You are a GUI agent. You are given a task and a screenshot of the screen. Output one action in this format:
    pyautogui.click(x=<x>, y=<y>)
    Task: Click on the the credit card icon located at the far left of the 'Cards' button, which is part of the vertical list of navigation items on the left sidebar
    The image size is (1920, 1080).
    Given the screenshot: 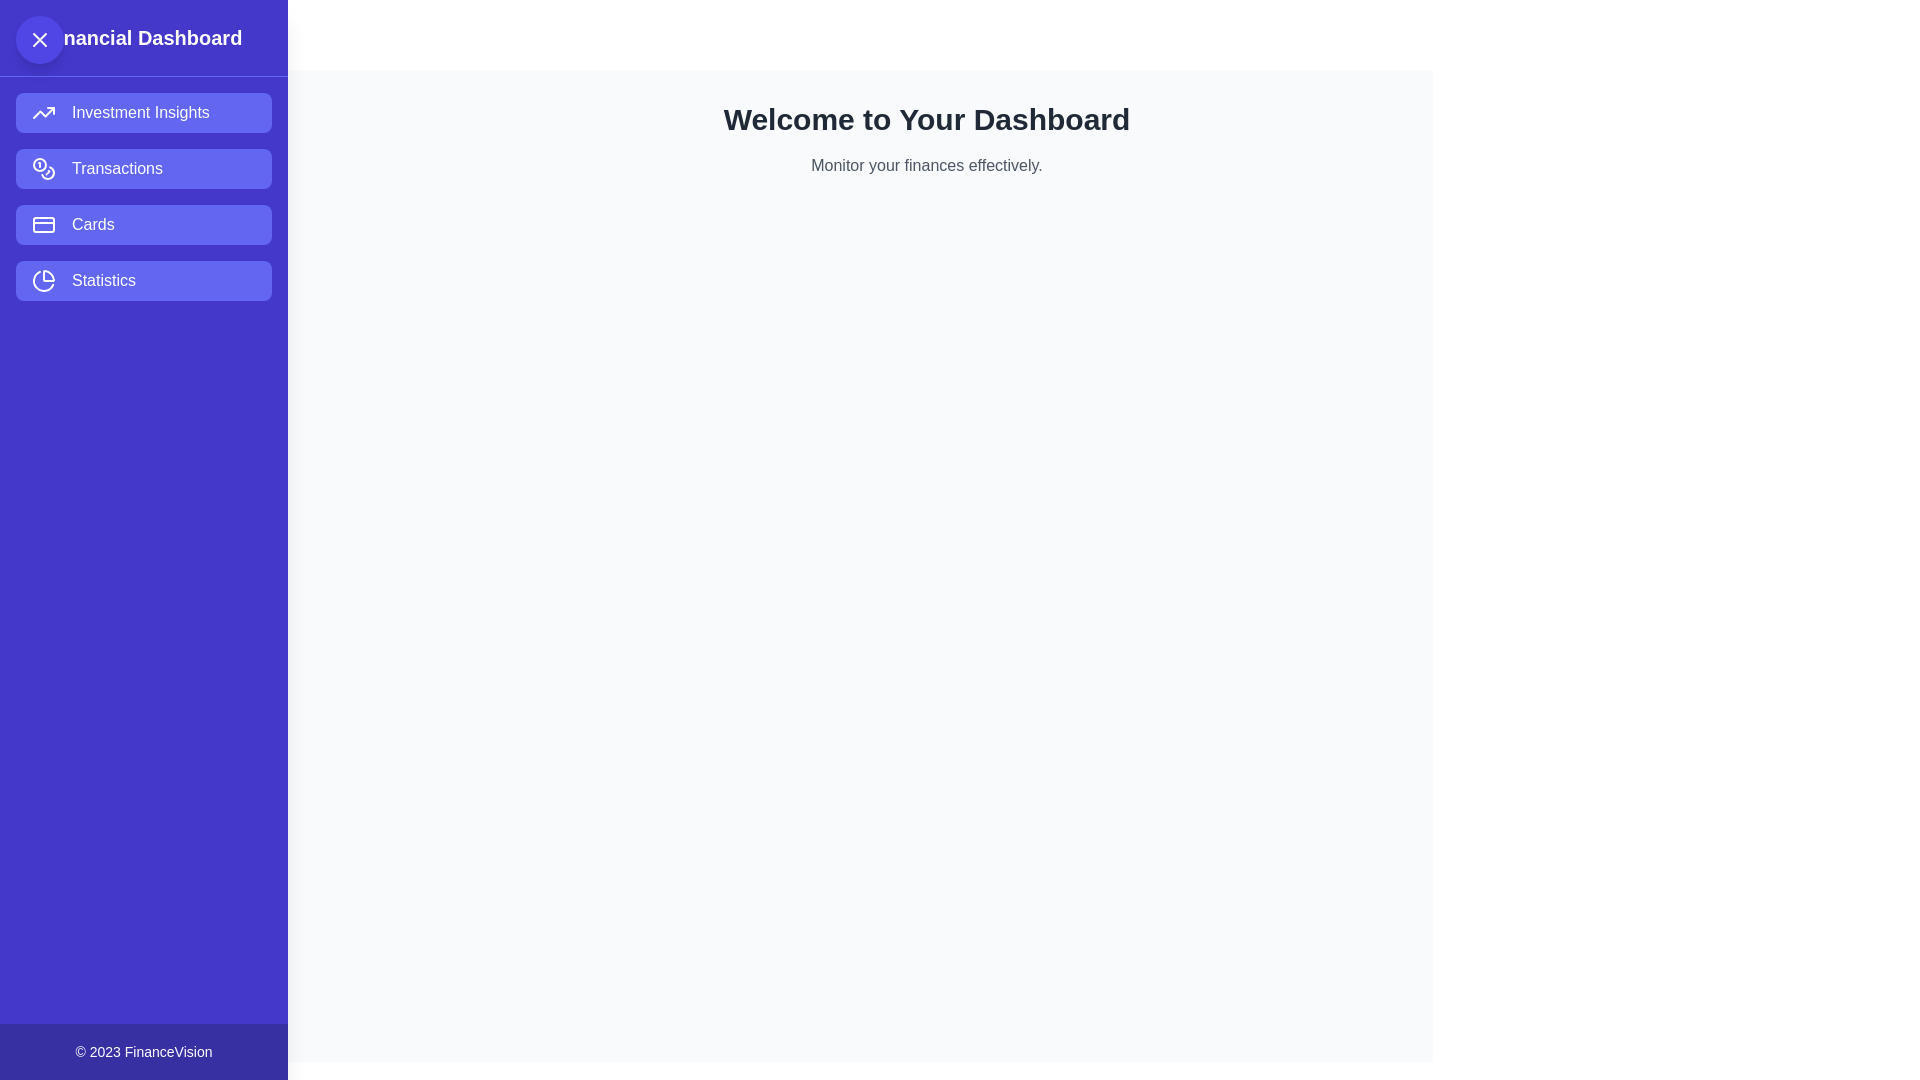 What is the action you would take?
    pyautogui.click(x=43, y=224)
    